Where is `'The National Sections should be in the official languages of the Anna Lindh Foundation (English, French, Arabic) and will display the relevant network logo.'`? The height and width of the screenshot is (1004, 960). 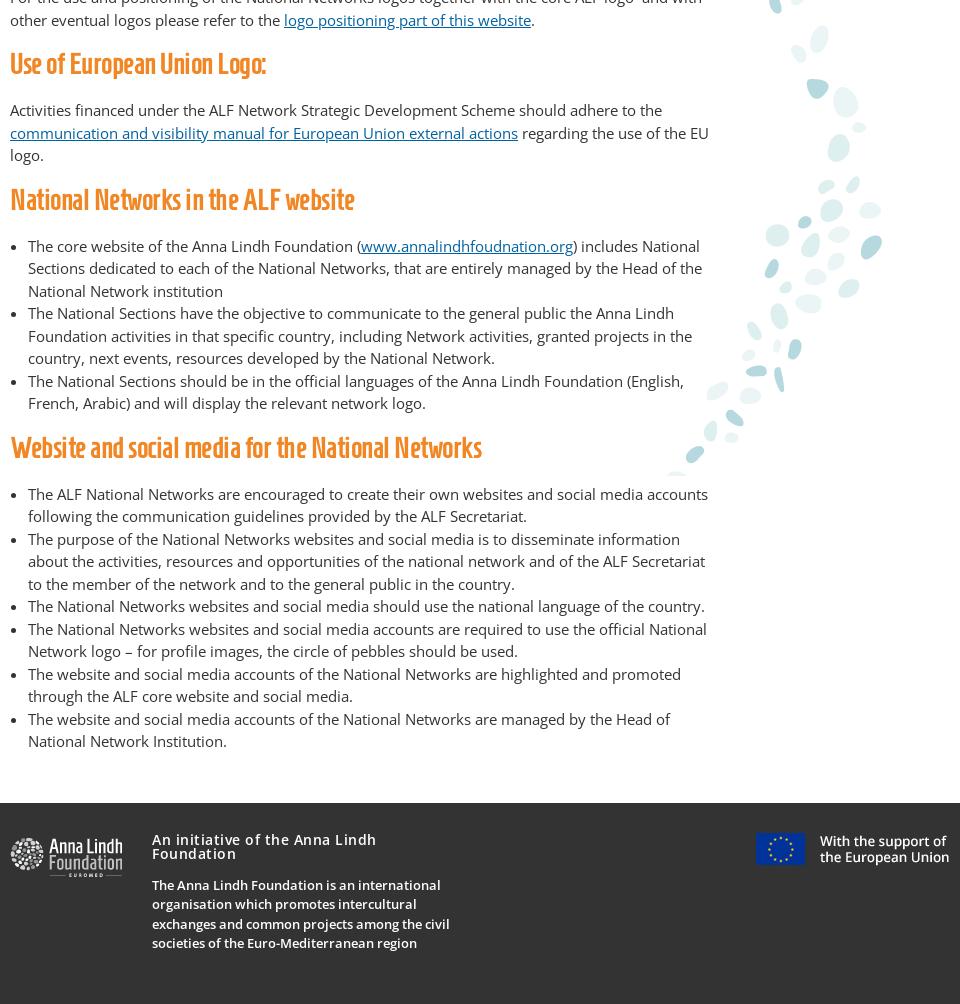 'The National Sections should be in the official languages of the Anna Lindh Foundation (English, French, Arabic) and will display the relevant network logo.' is located at coordinates (355, 390).